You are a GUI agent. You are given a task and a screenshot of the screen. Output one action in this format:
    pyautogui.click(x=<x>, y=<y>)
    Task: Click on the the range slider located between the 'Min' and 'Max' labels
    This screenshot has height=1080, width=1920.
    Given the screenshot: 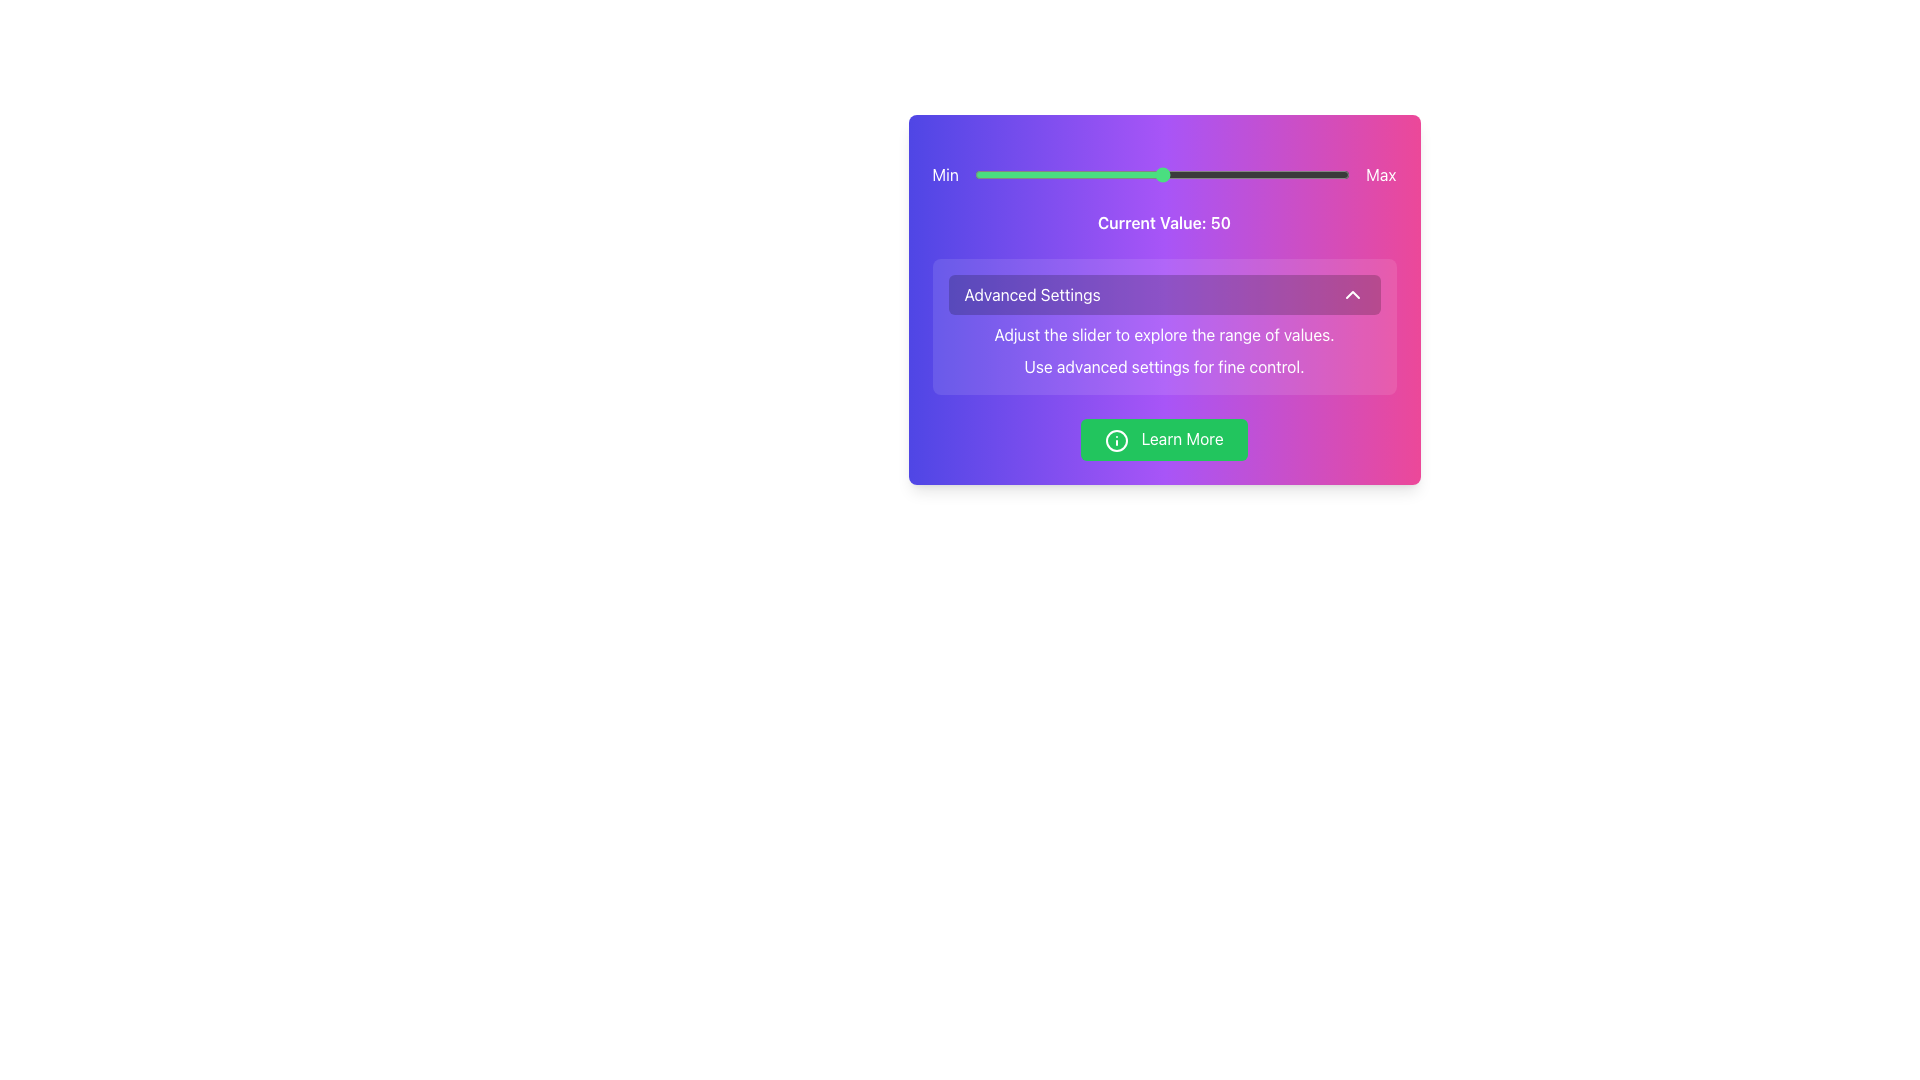 What is the action you would take?
    pyautogui.click(x=1164, y=173)
    